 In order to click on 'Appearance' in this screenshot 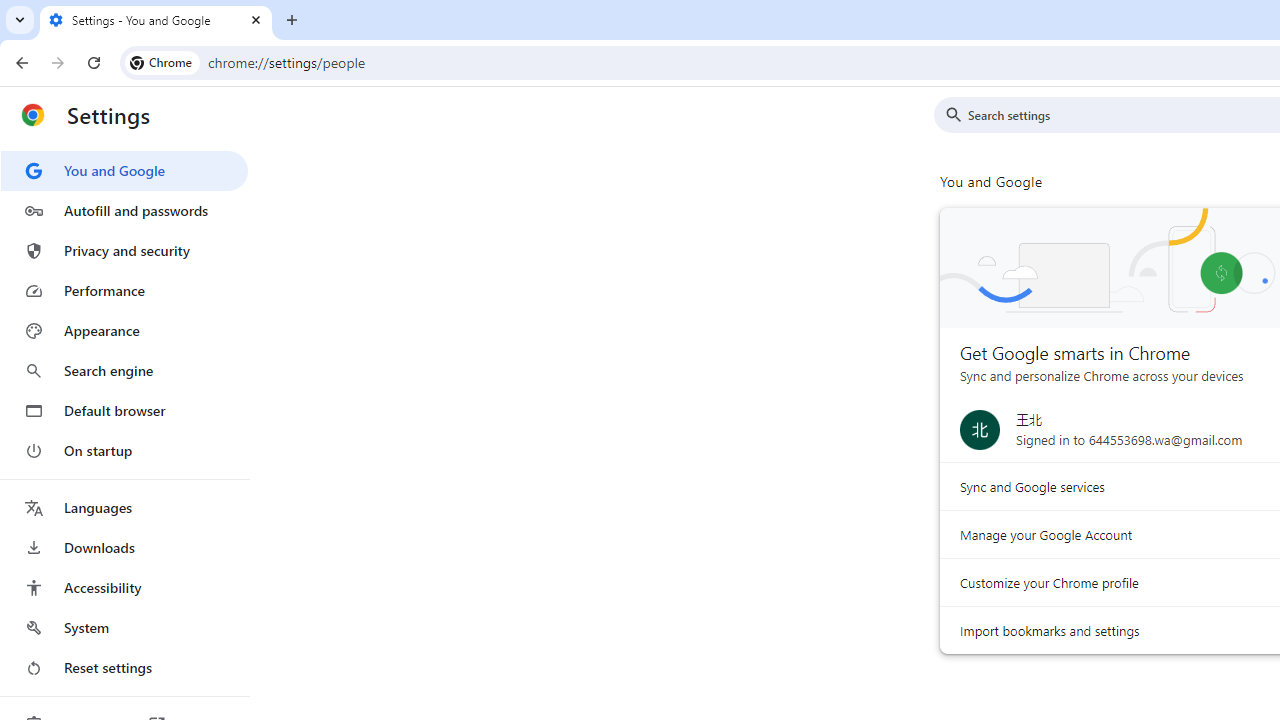, I will do `click(123, 330)`.